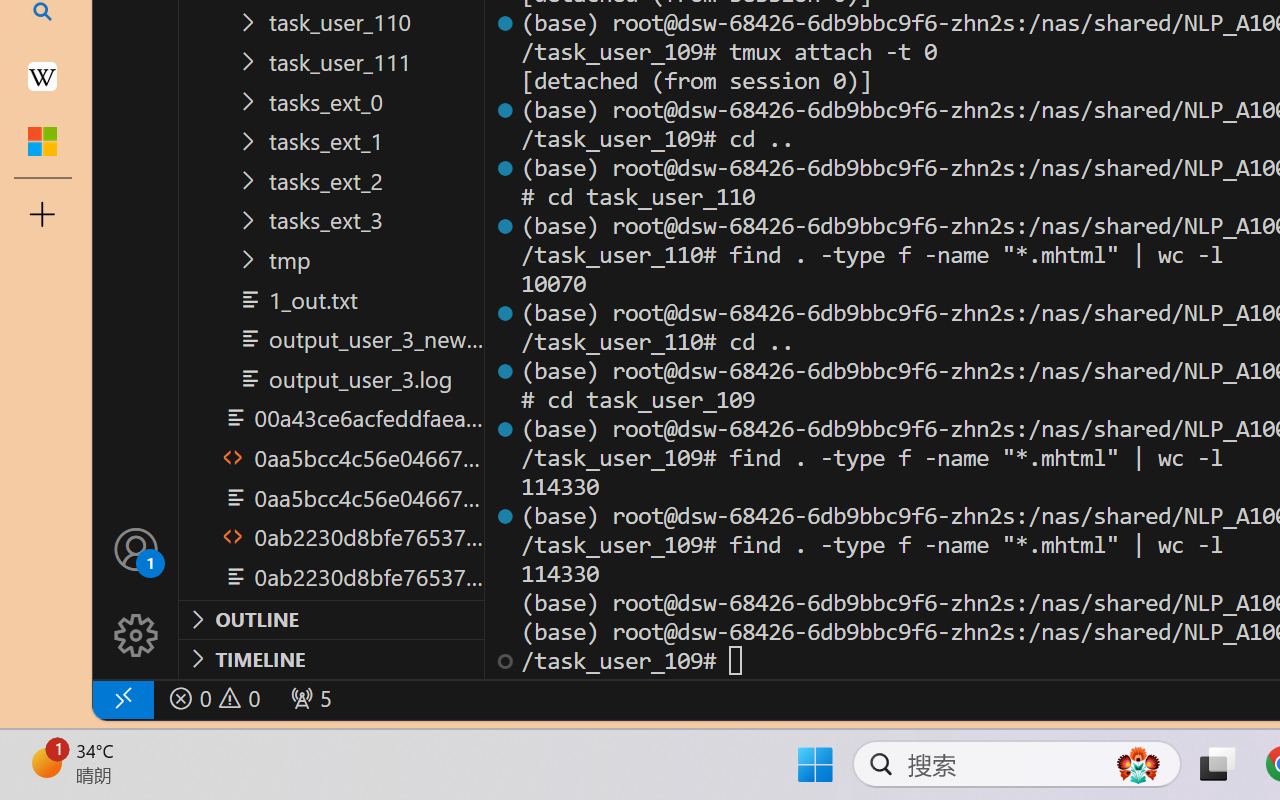 The height and width of the screenshot is (800, 1280). I want to click on 'Timeline Section', so click(331, 657).